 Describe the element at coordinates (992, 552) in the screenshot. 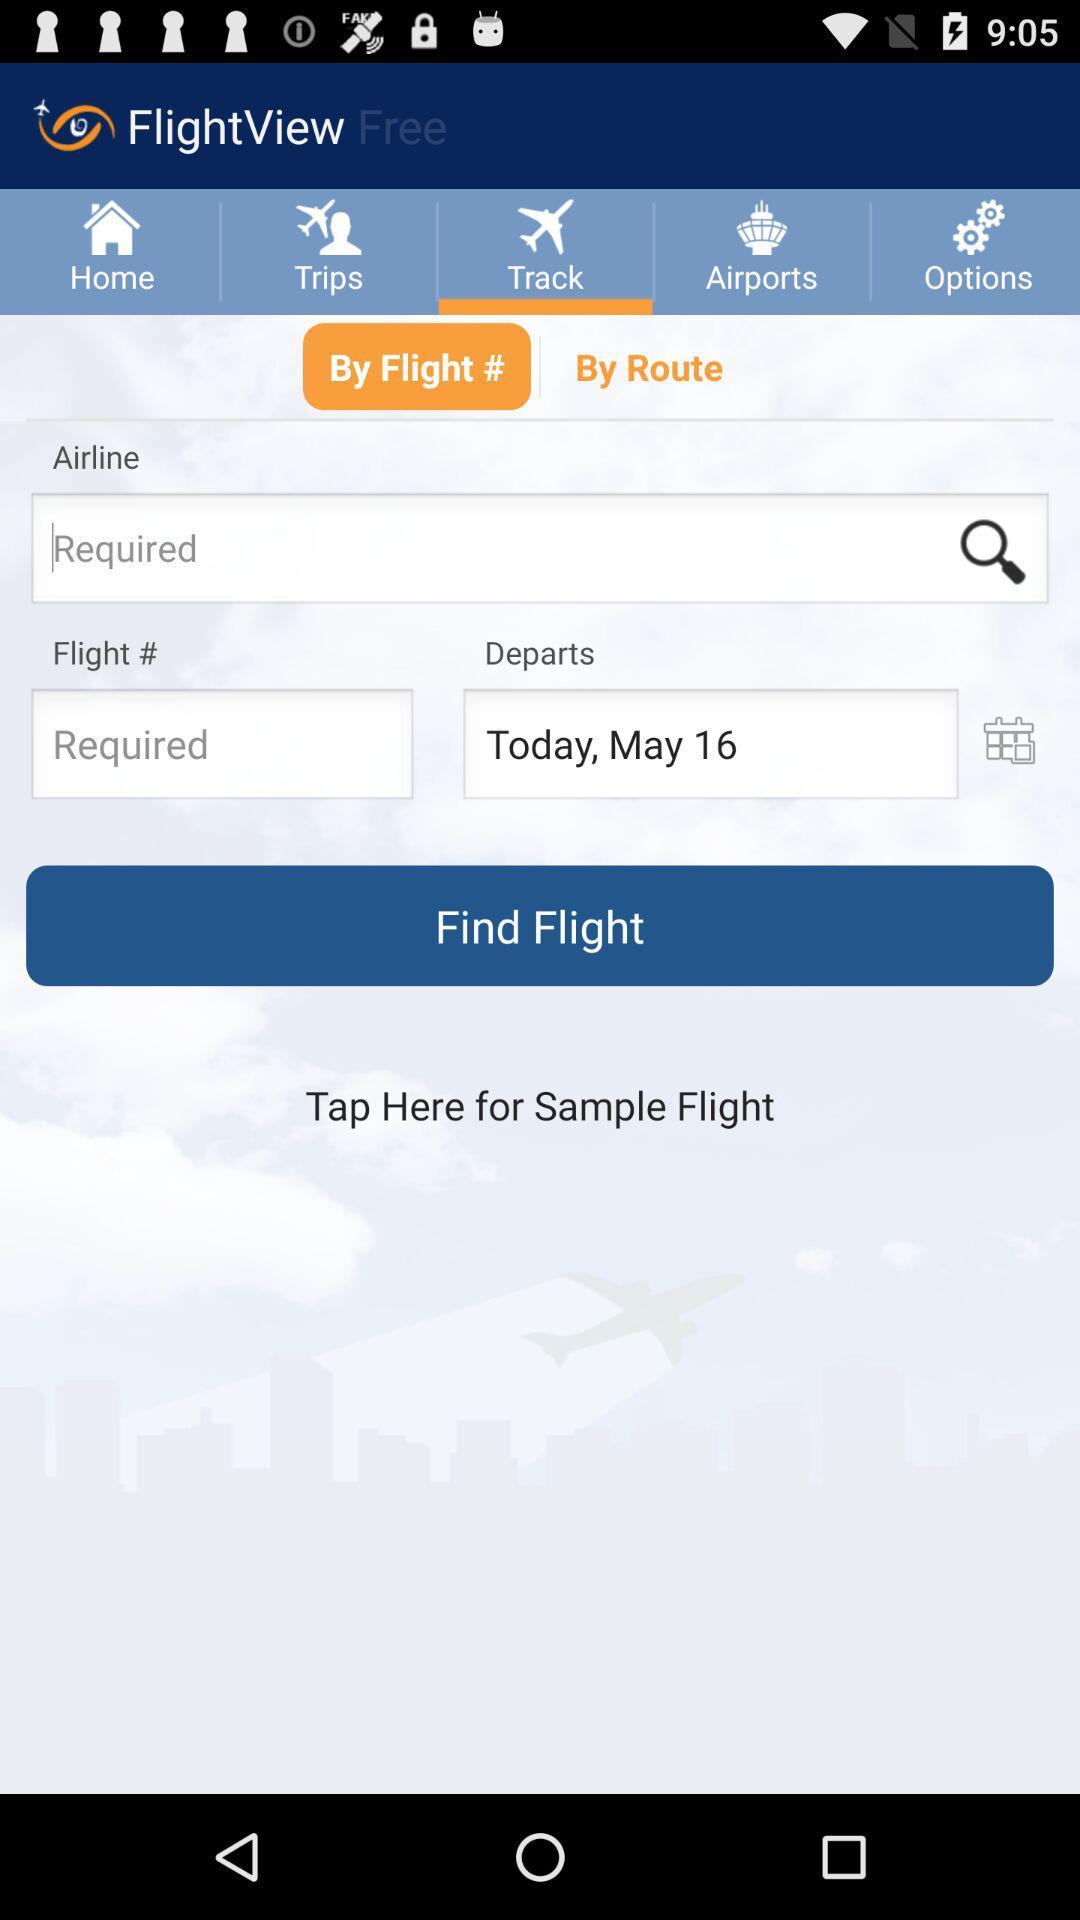

I see `search` at that location.